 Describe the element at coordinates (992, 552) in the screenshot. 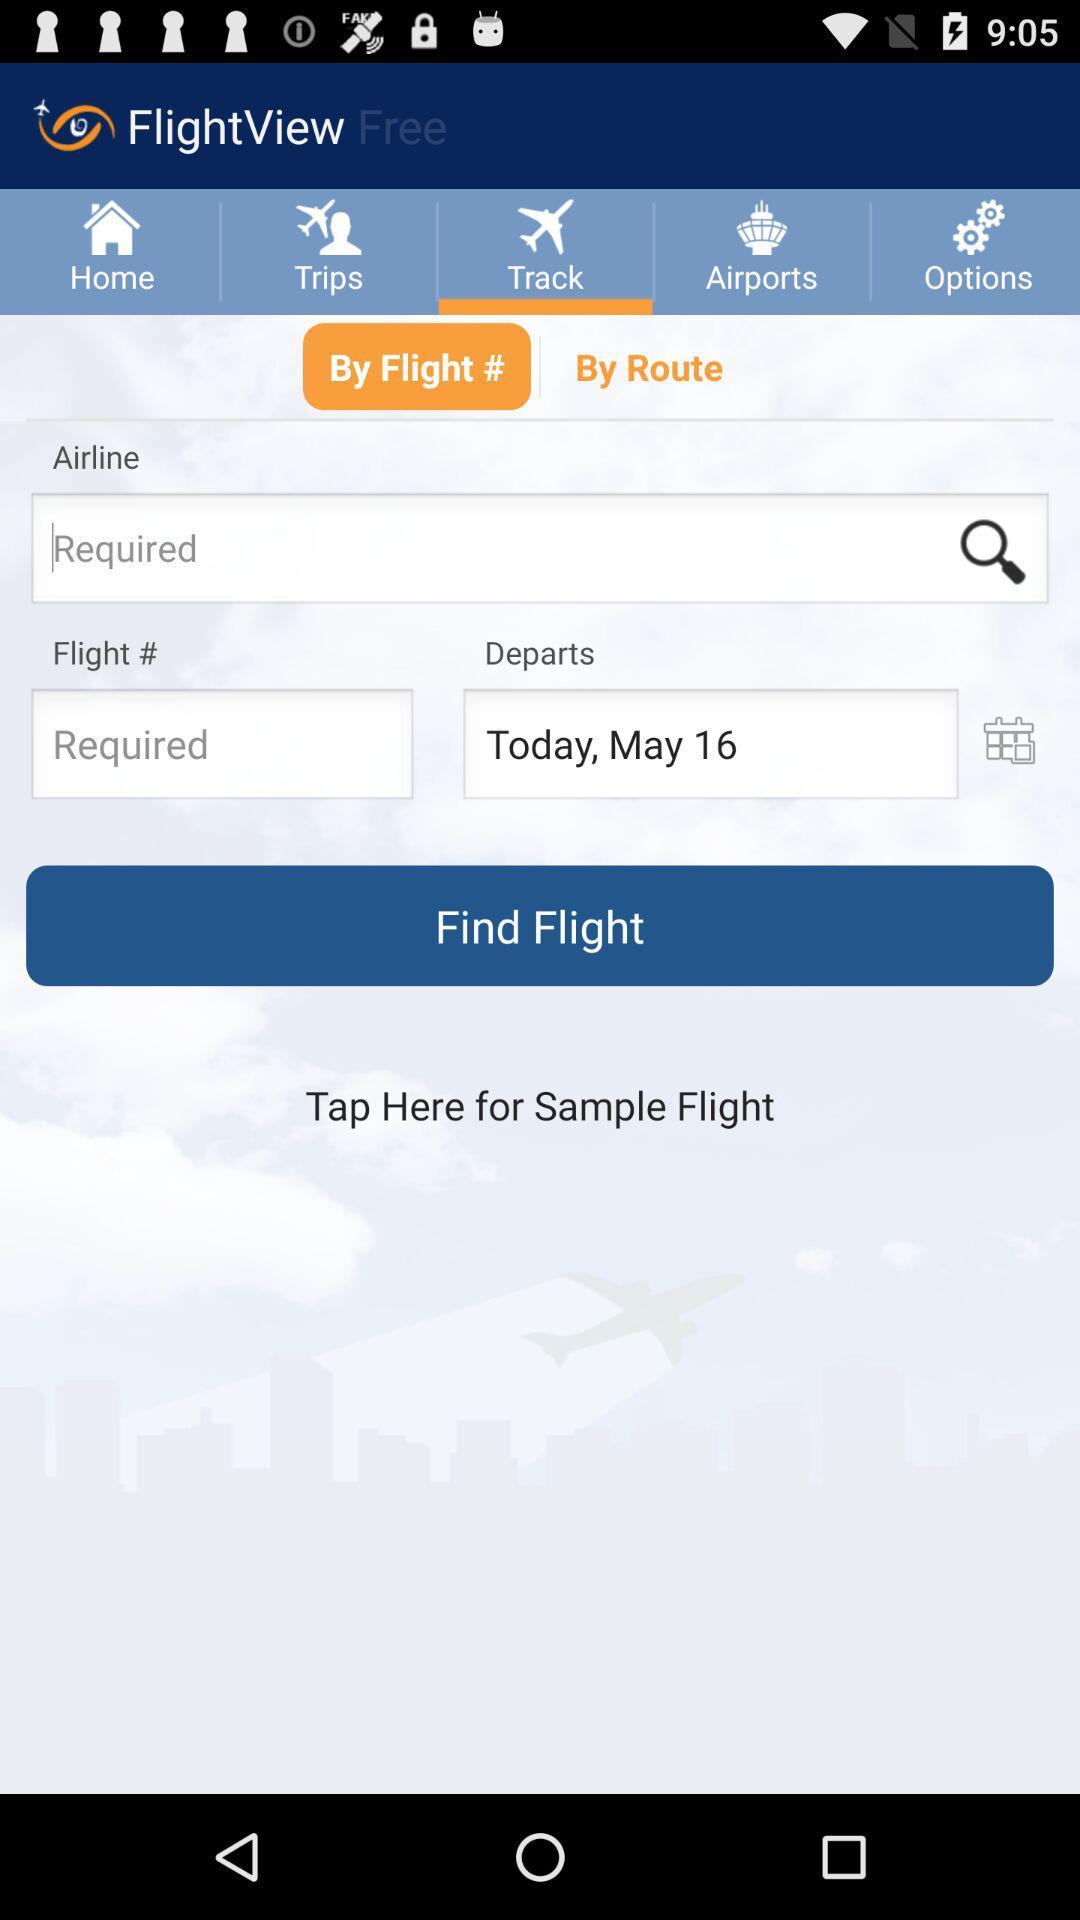

I see `search` at that location.